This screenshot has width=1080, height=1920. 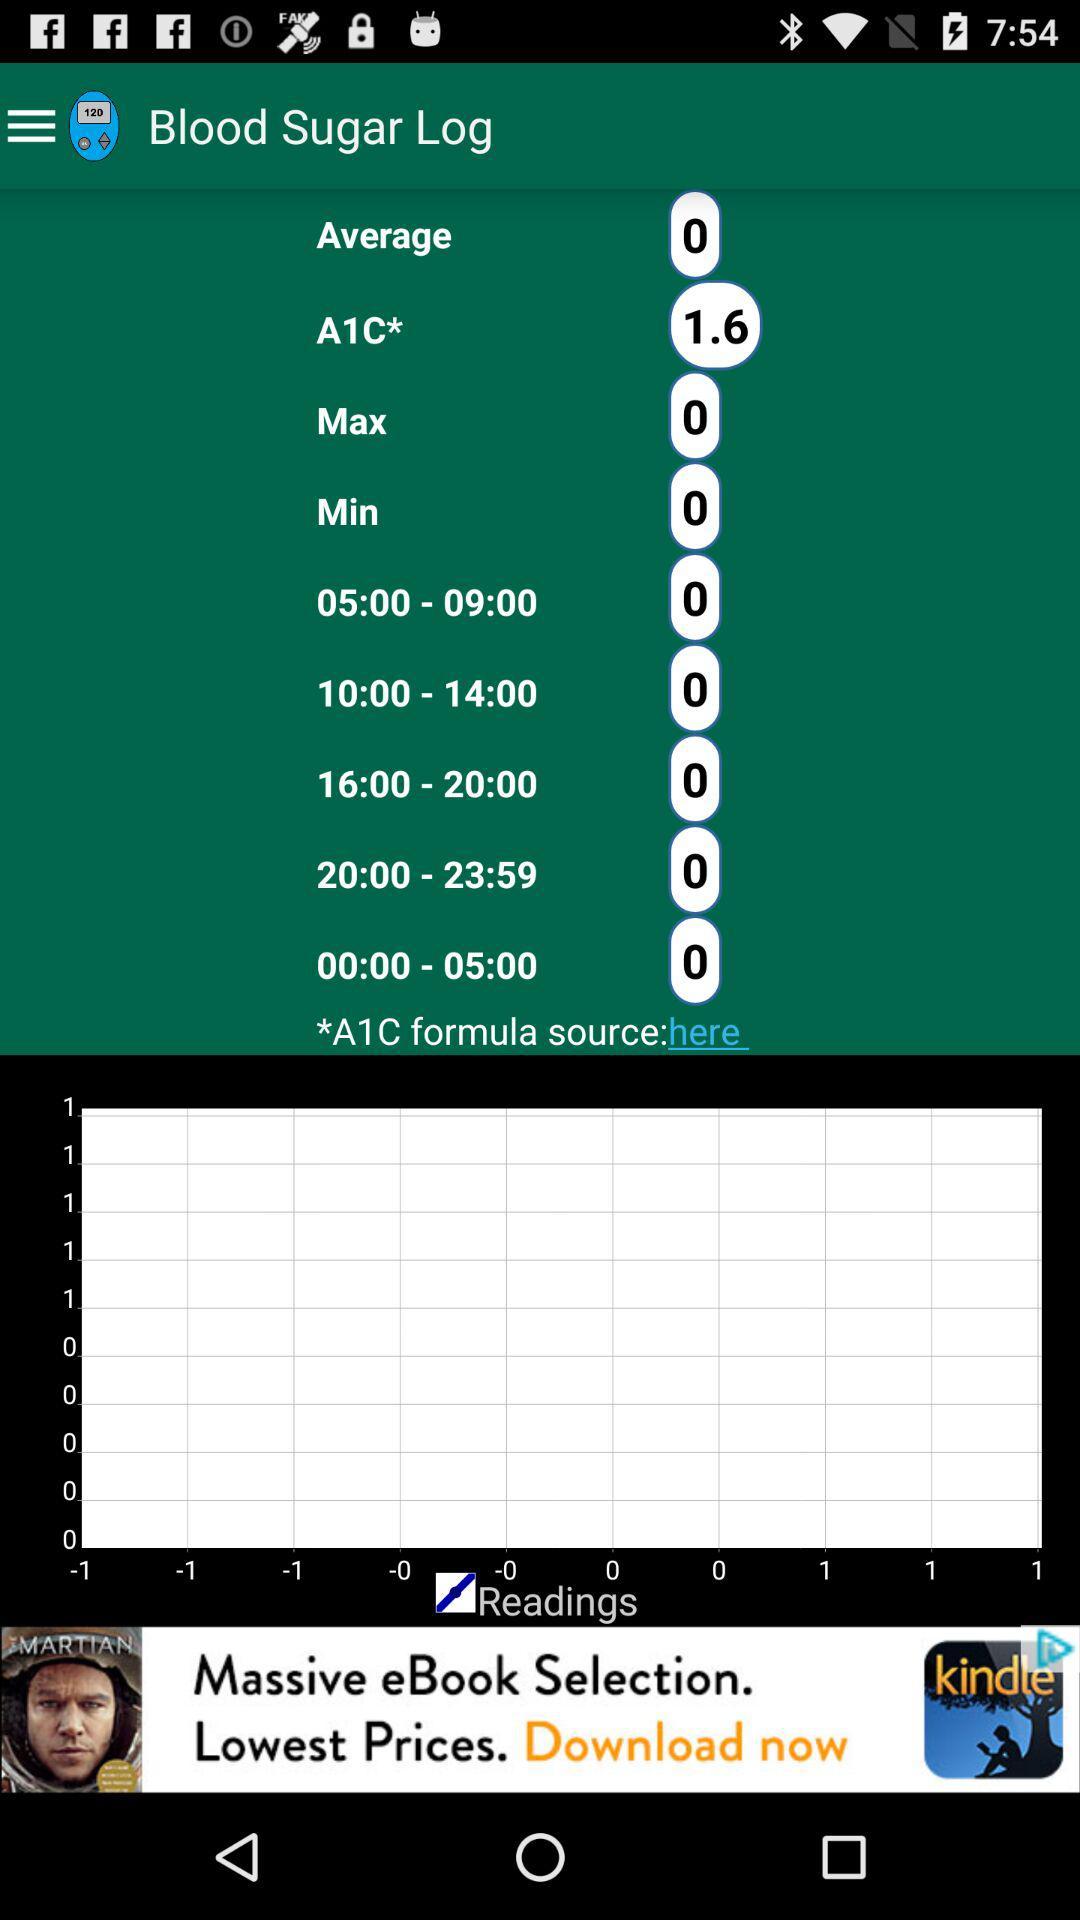 I want to click on the button which is next to the max, so click(x=693, y=415).